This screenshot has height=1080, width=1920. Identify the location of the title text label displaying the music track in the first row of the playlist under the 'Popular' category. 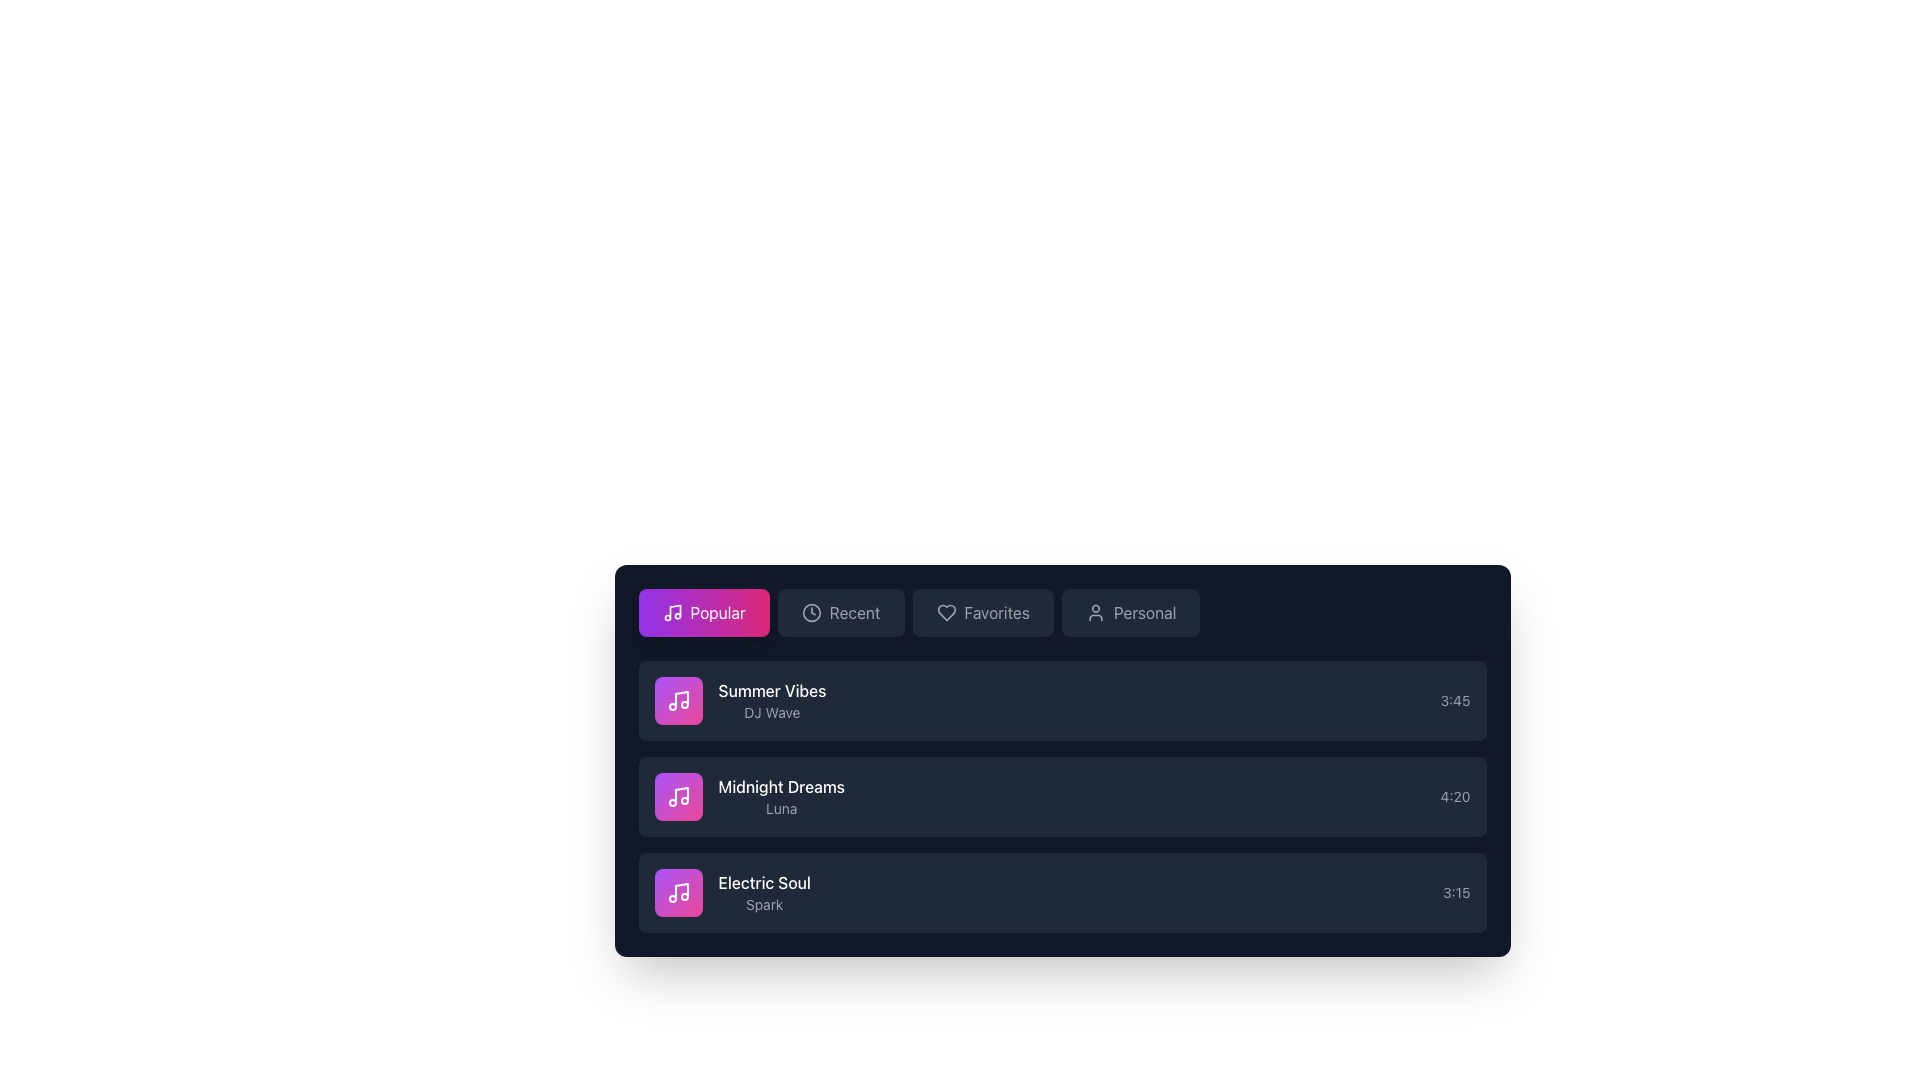
(771, 689).